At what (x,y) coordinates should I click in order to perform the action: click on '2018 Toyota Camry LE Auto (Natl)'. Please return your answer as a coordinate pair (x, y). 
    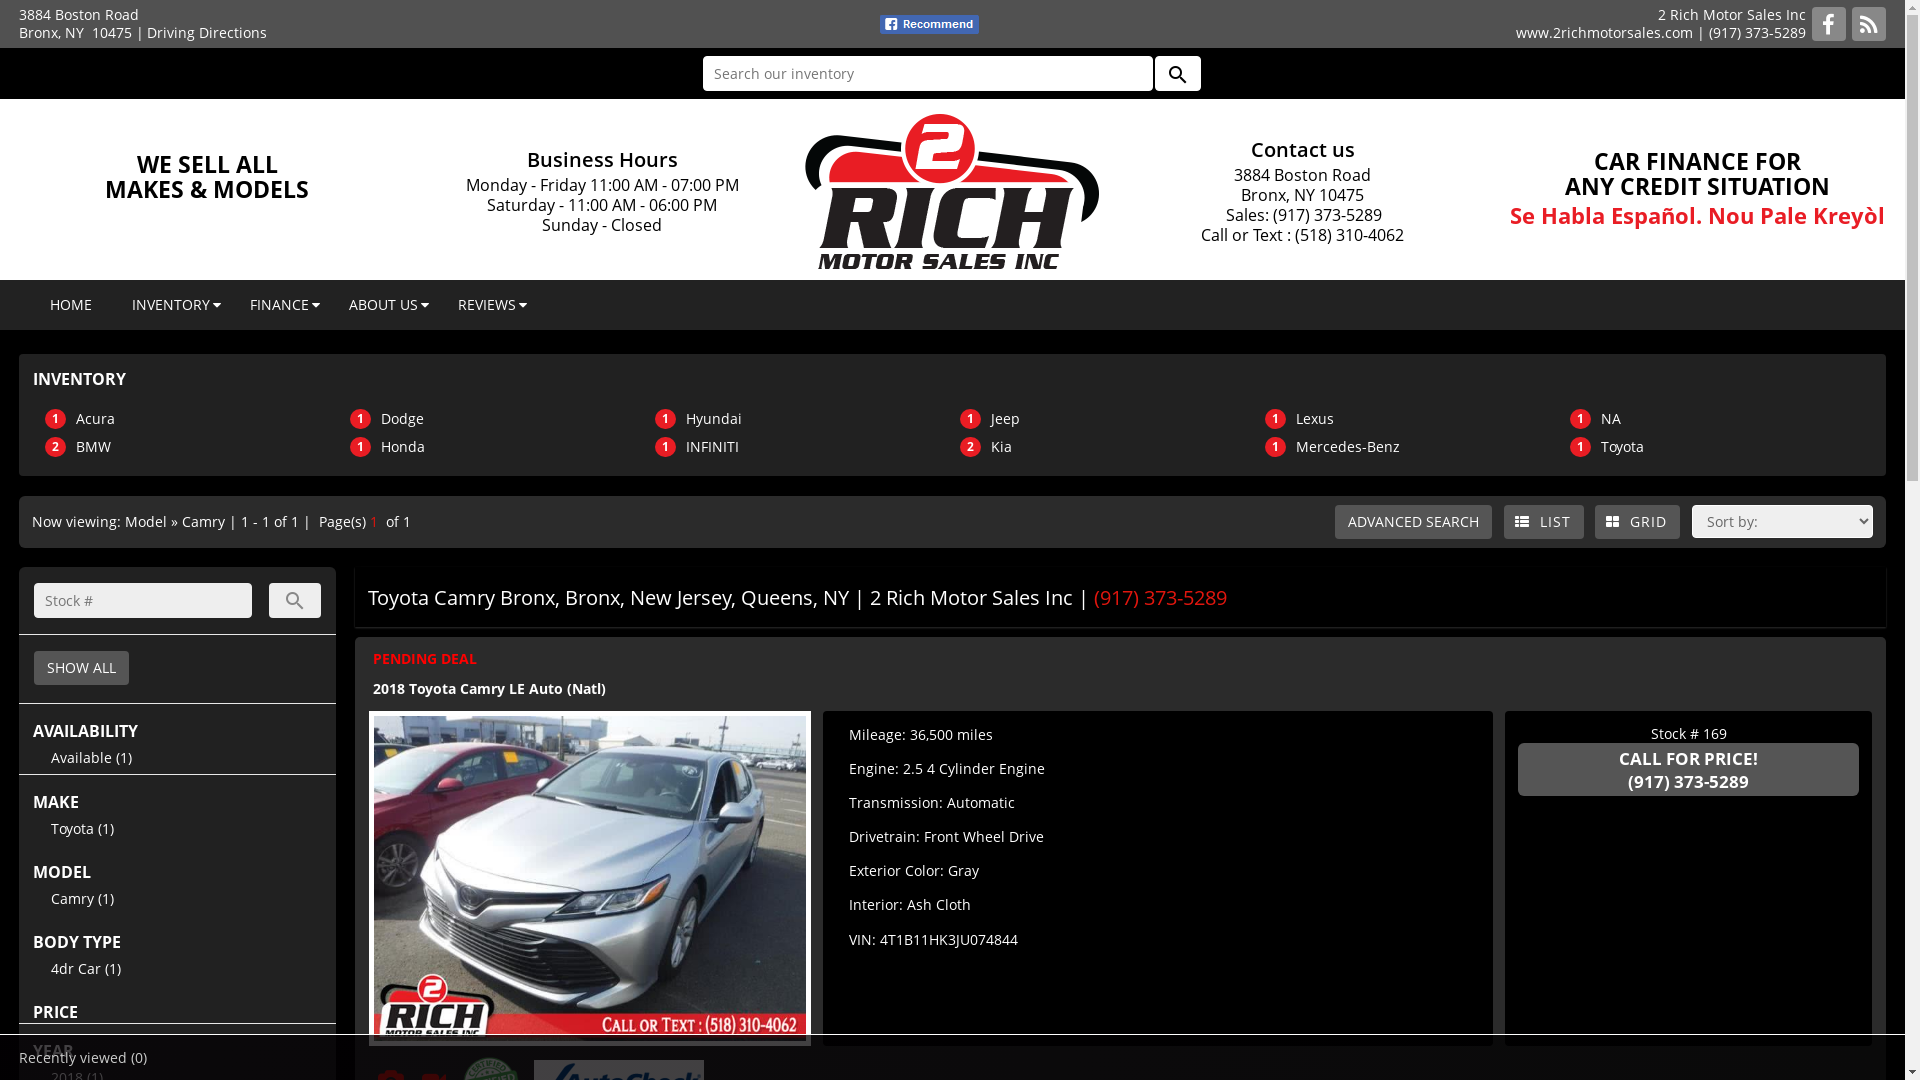
    Looking at the image, I should click on (489, 687).